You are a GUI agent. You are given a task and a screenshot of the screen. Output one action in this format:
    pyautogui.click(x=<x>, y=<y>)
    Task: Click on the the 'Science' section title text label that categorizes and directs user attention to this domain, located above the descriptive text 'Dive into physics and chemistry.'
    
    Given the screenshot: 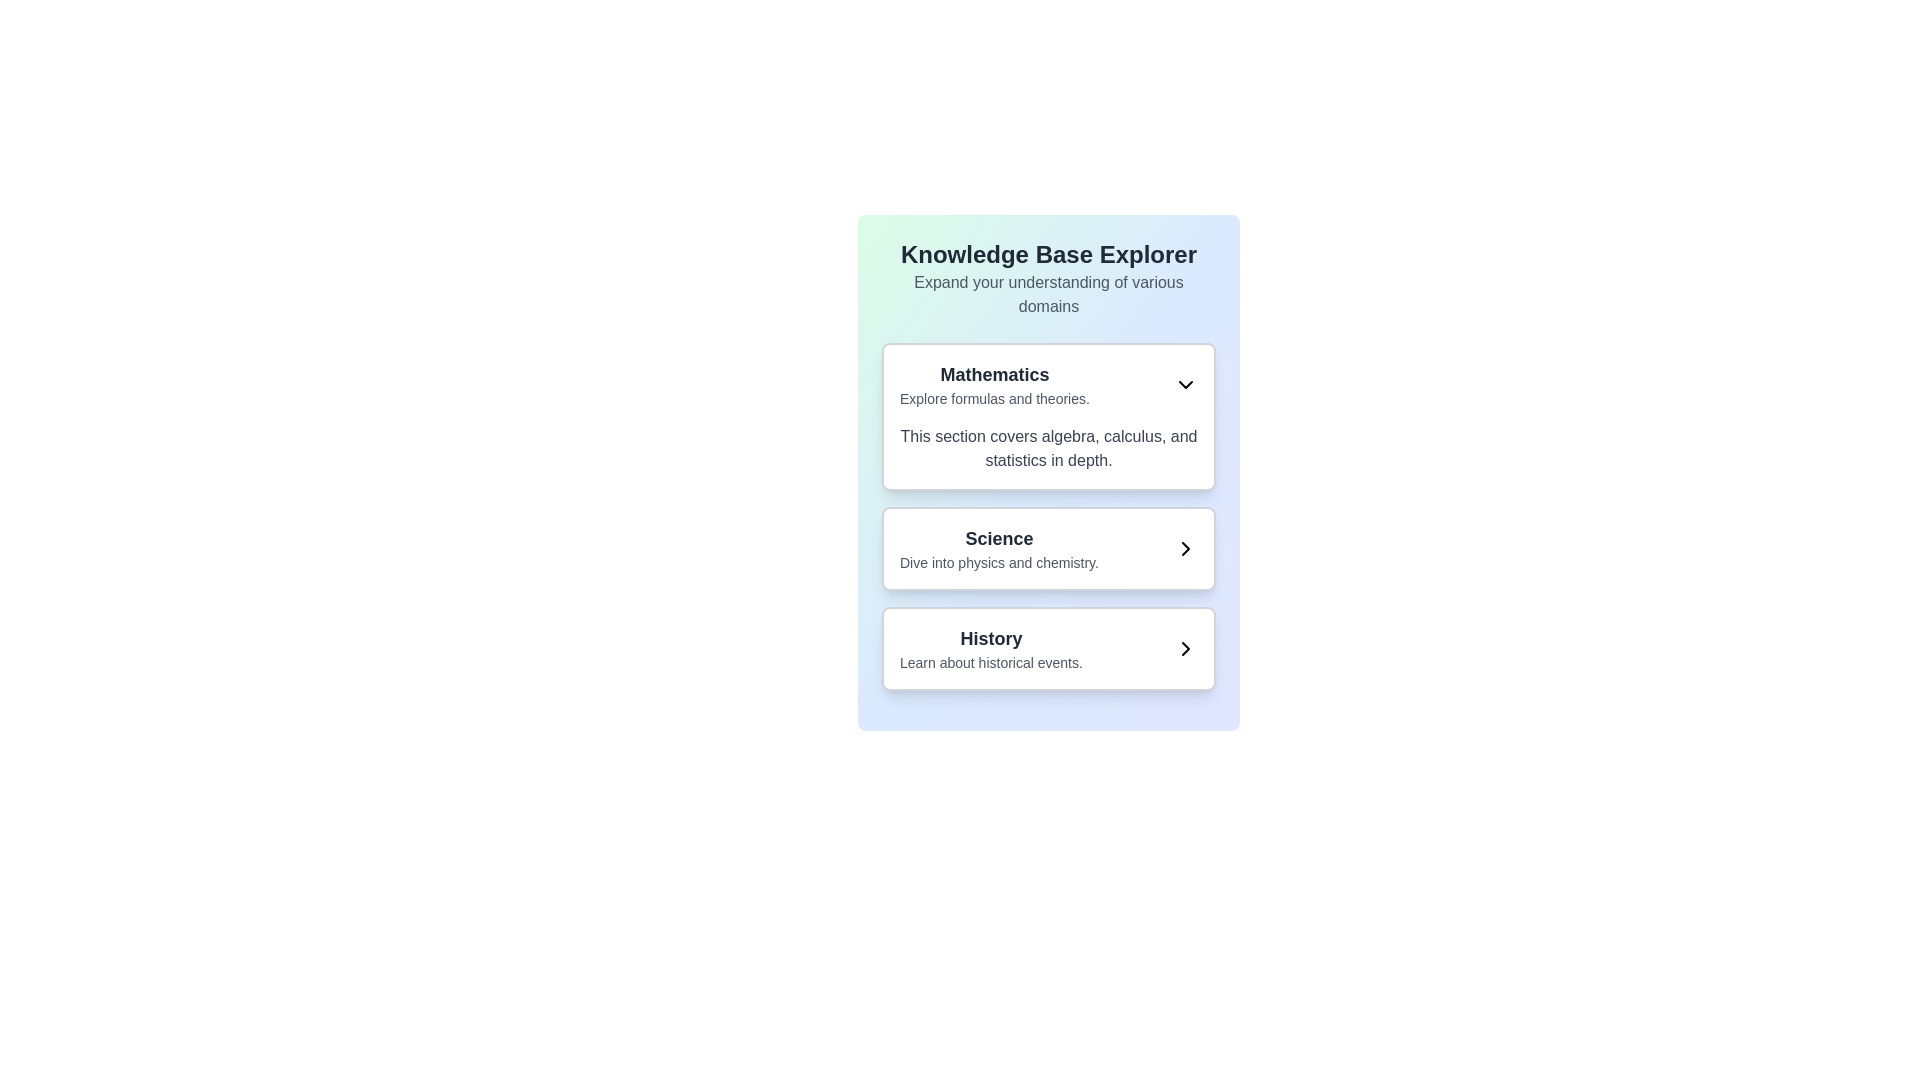 What is the action you would take?
    pyautogui.click(x=999, y=538)
    